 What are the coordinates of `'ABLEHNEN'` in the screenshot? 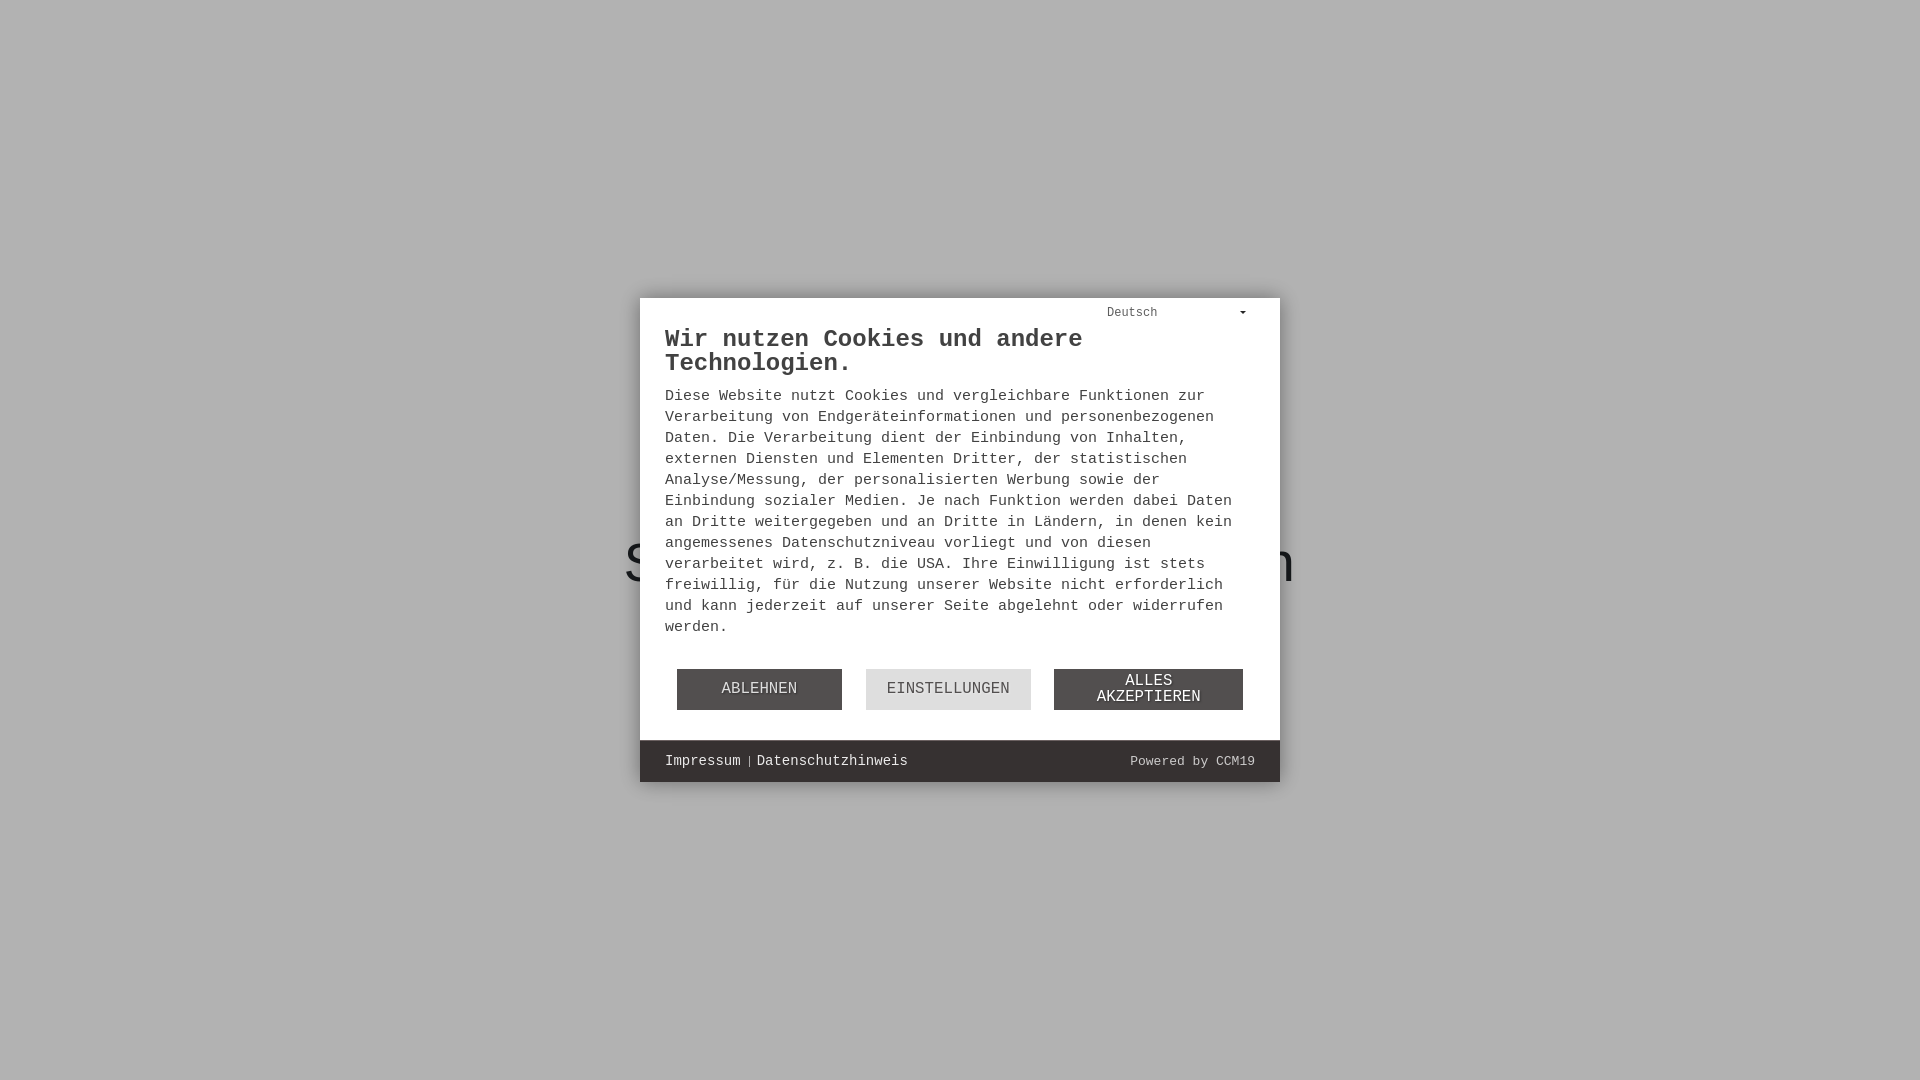 It's located at (676, 688).